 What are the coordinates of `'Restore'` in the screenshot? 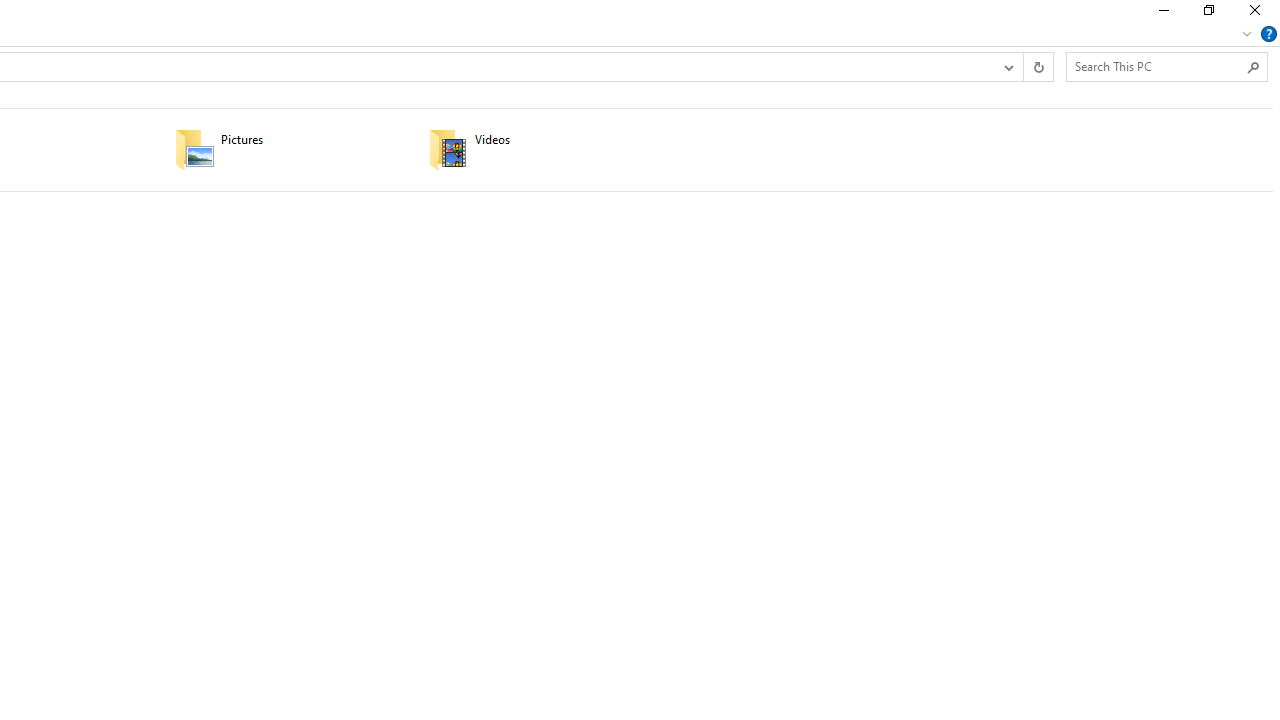 It's located at (1207, 15).